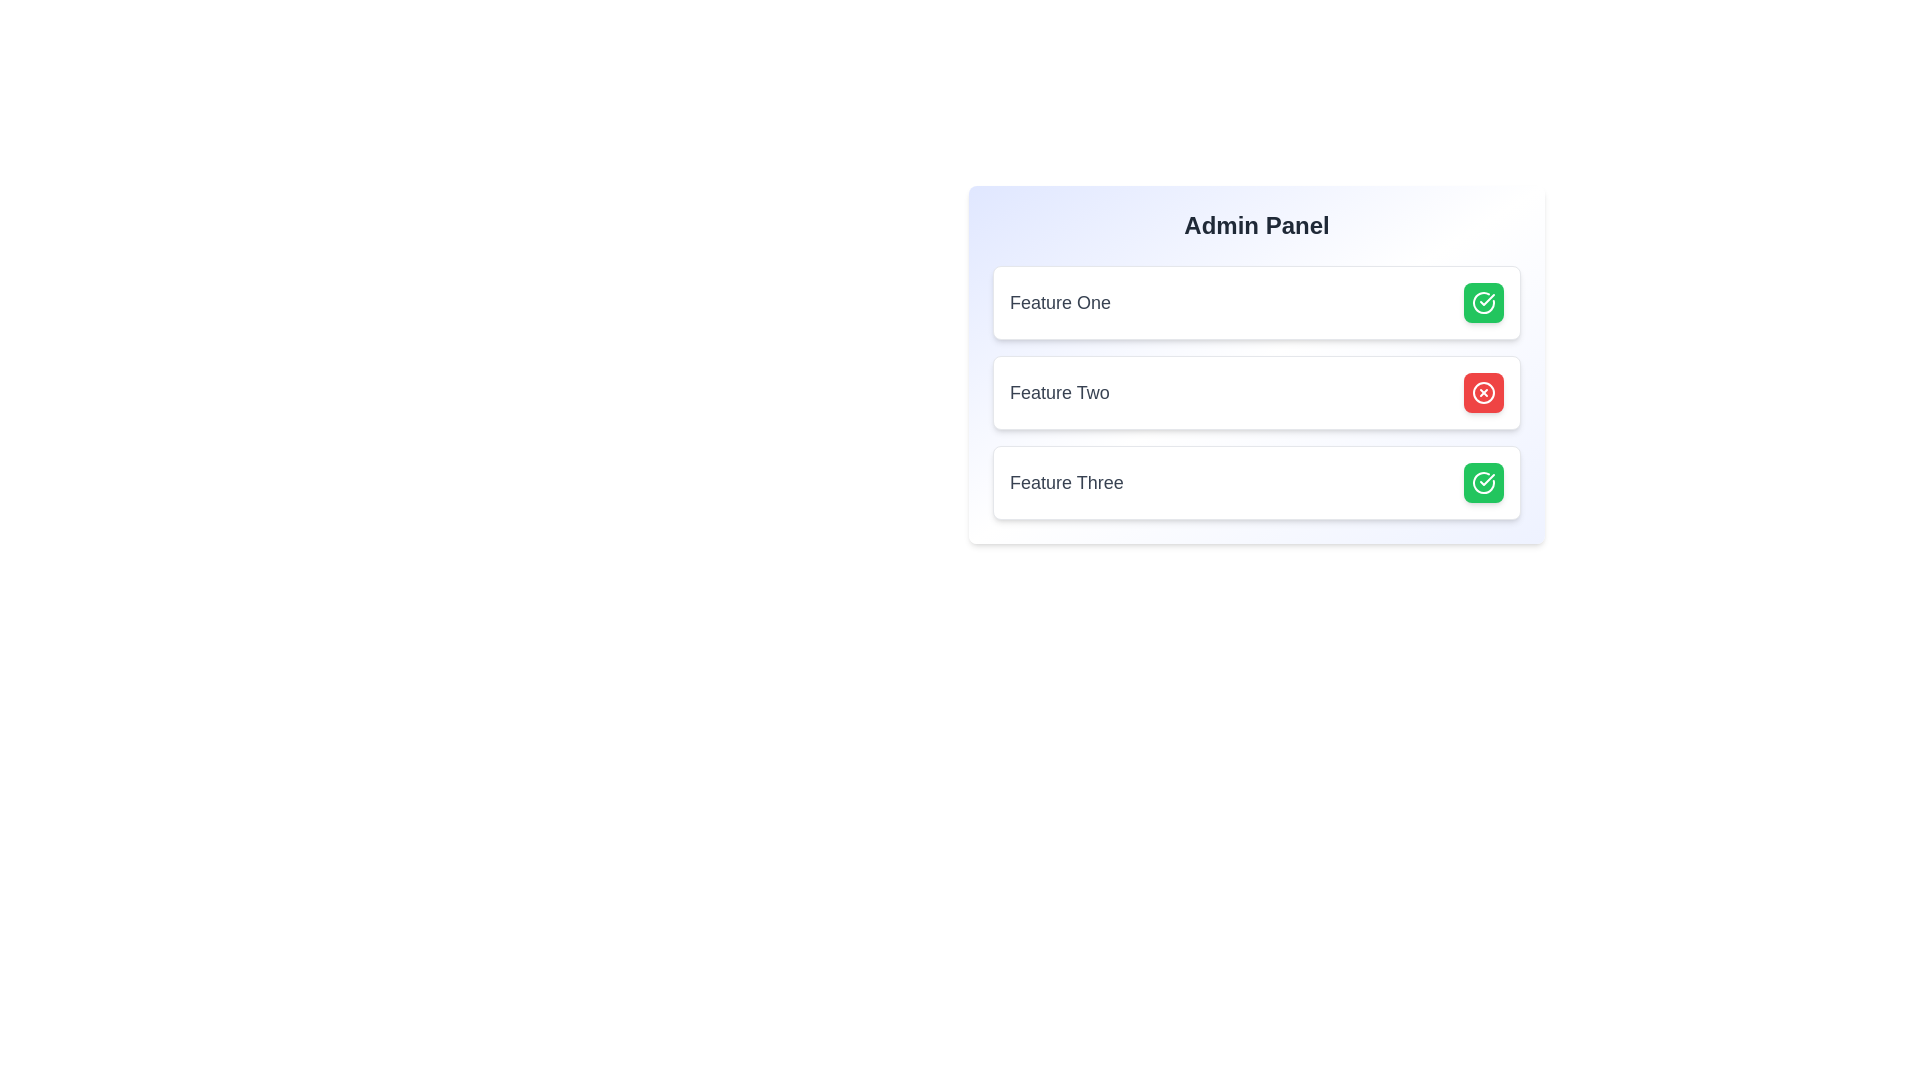 This screenshot has width=1920, height=1080. What do you see at coordinates (1483, 482) in the screenshot?
I see `the icon for Feature Three` at bounding box center [1483, 482].